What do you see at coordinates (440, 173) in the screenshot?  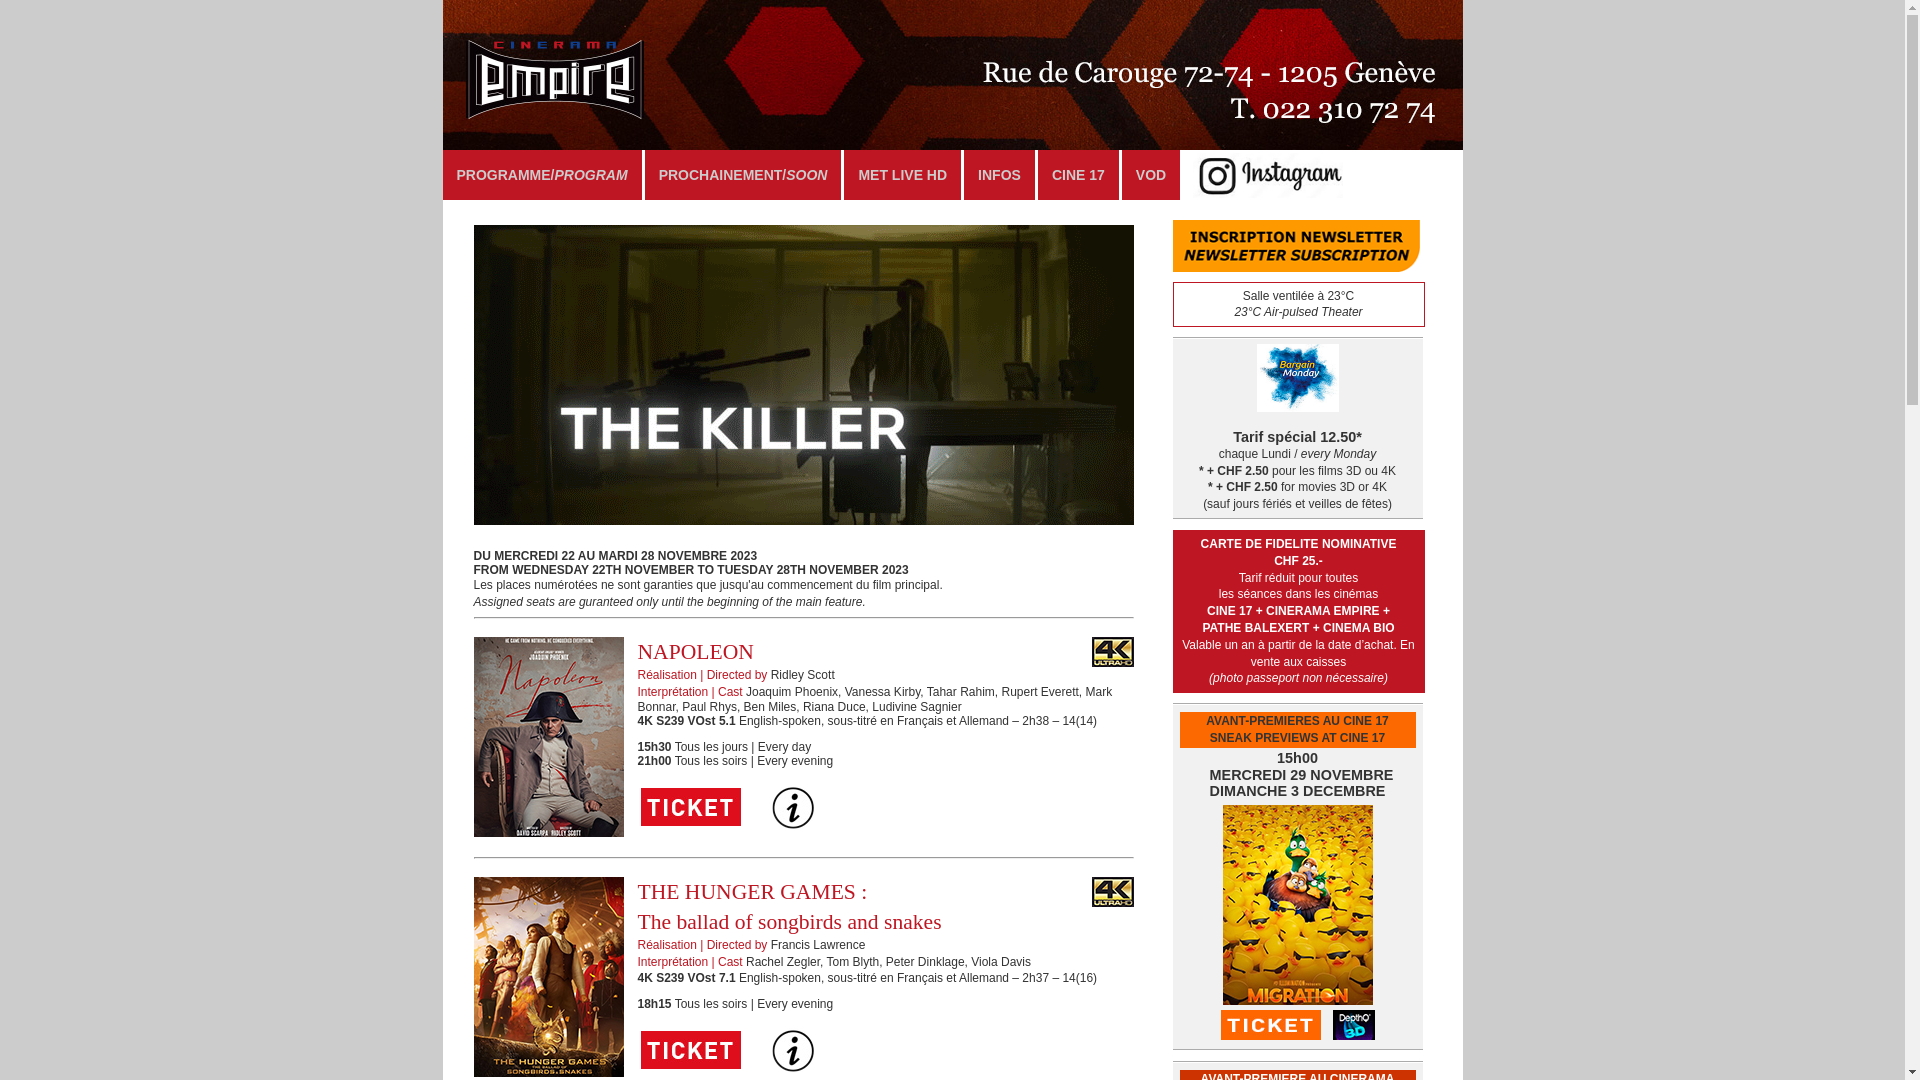 I see `'PROGRAMME/PROGRAM'` at bounding box center [440, 173].